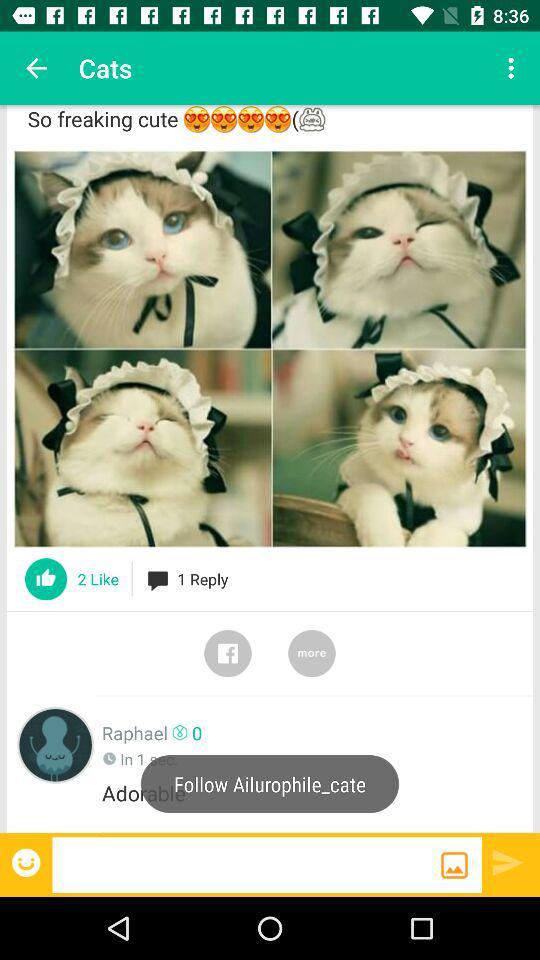 This screenshot has width=540, height=960. What do you see at coordinates (36, 68) in the screenshot?
I see `the item above the so freaking cute item` at bounding box center [36, 68].